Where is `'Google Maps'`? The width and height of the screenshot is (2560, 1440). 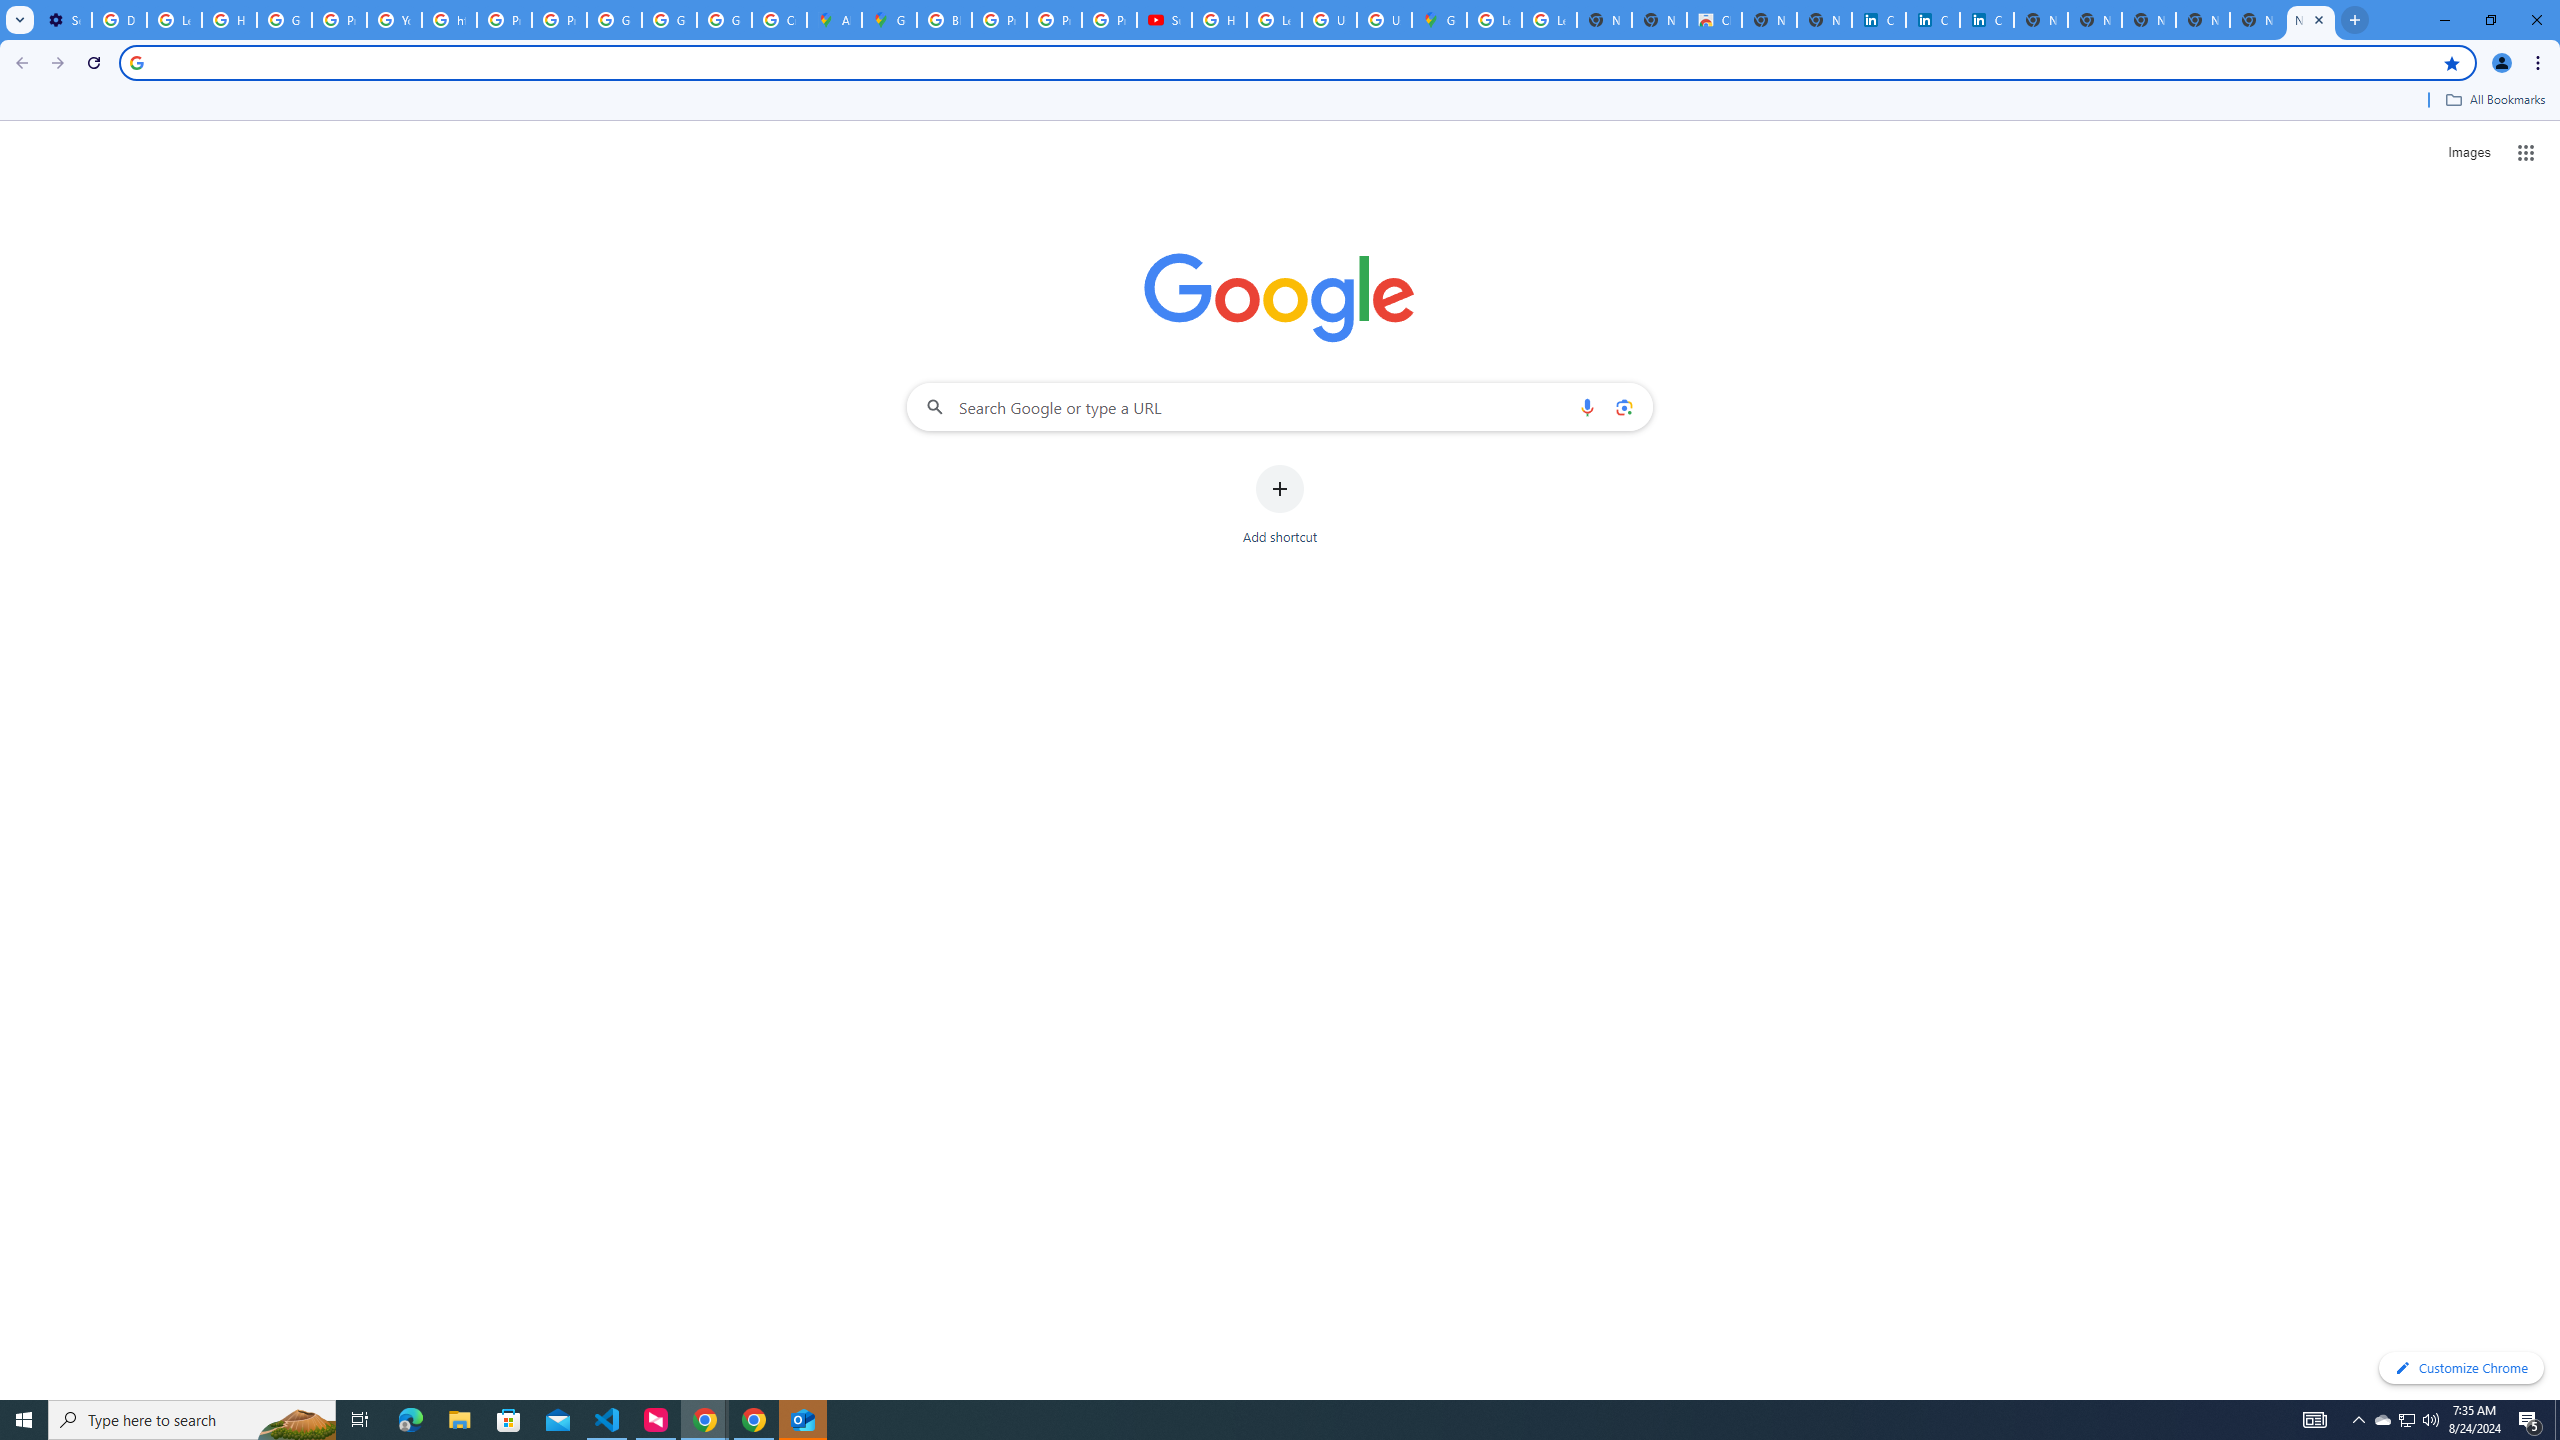 'Google Maps' is located at coordinates (1439, 19).